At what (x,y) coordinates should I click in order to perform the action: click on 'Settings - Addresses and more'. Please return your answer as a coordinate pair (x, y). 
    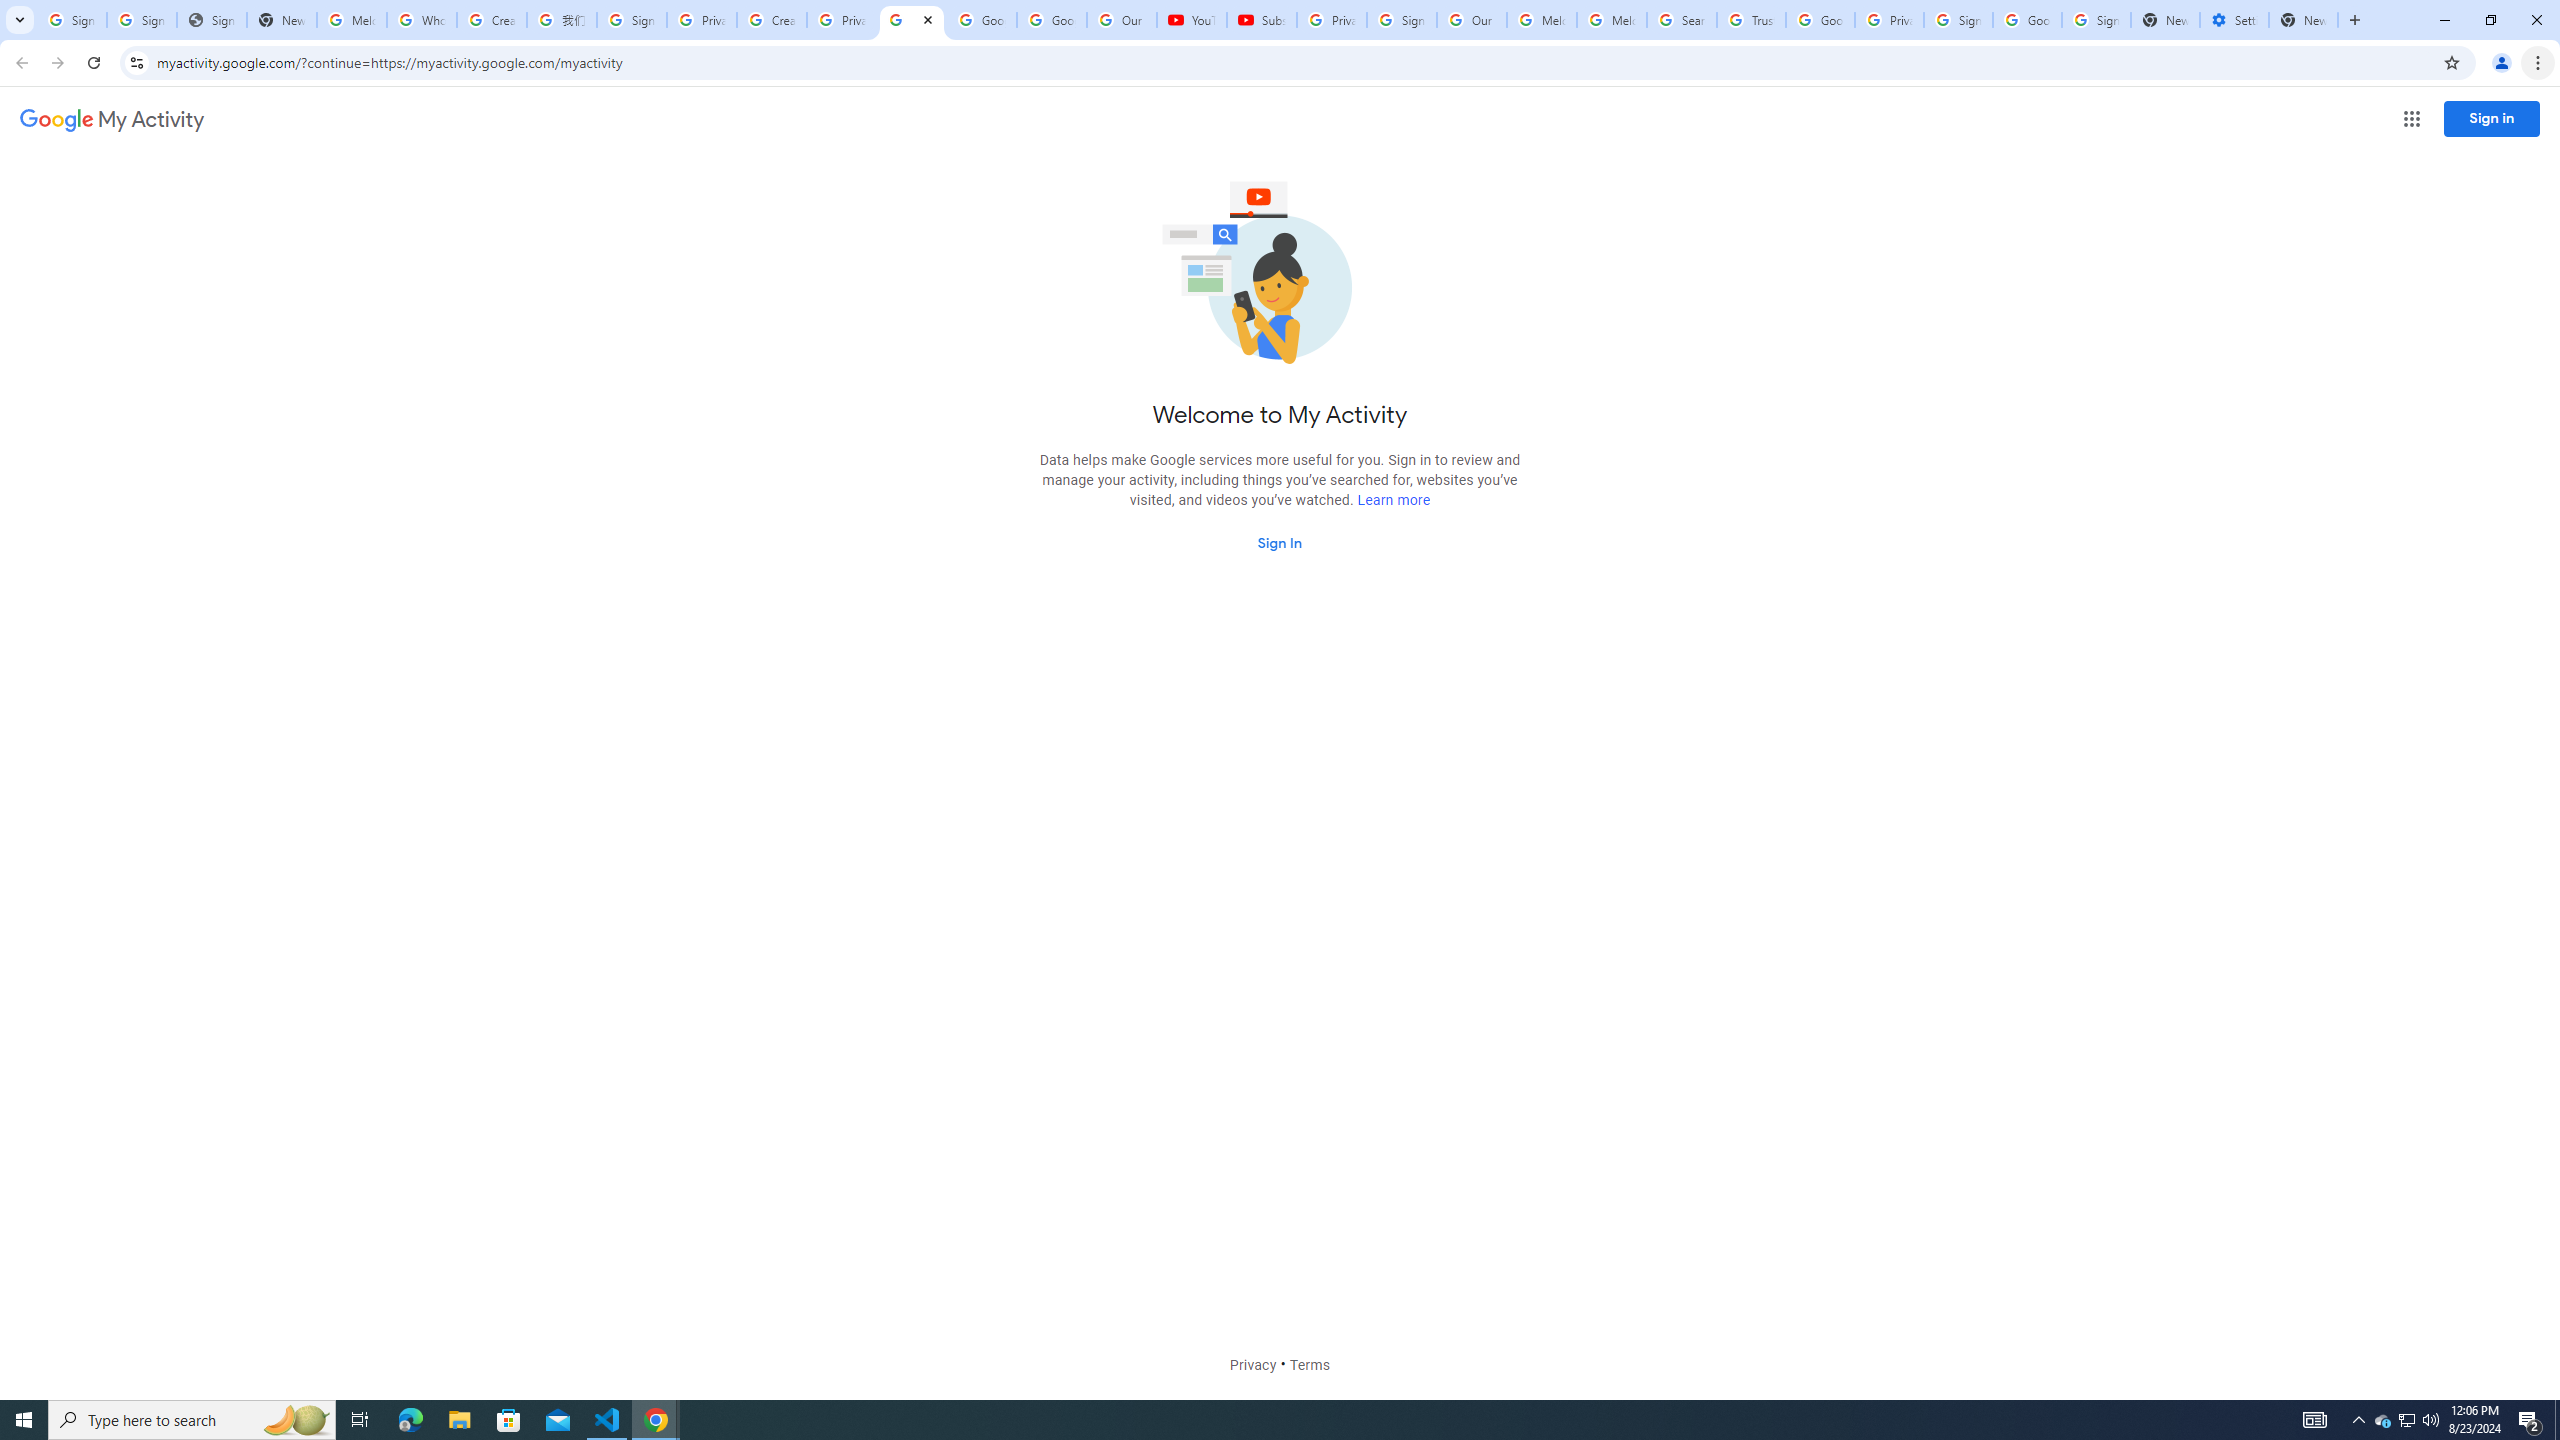
    Looking at the image, I should click on (2233, 19).